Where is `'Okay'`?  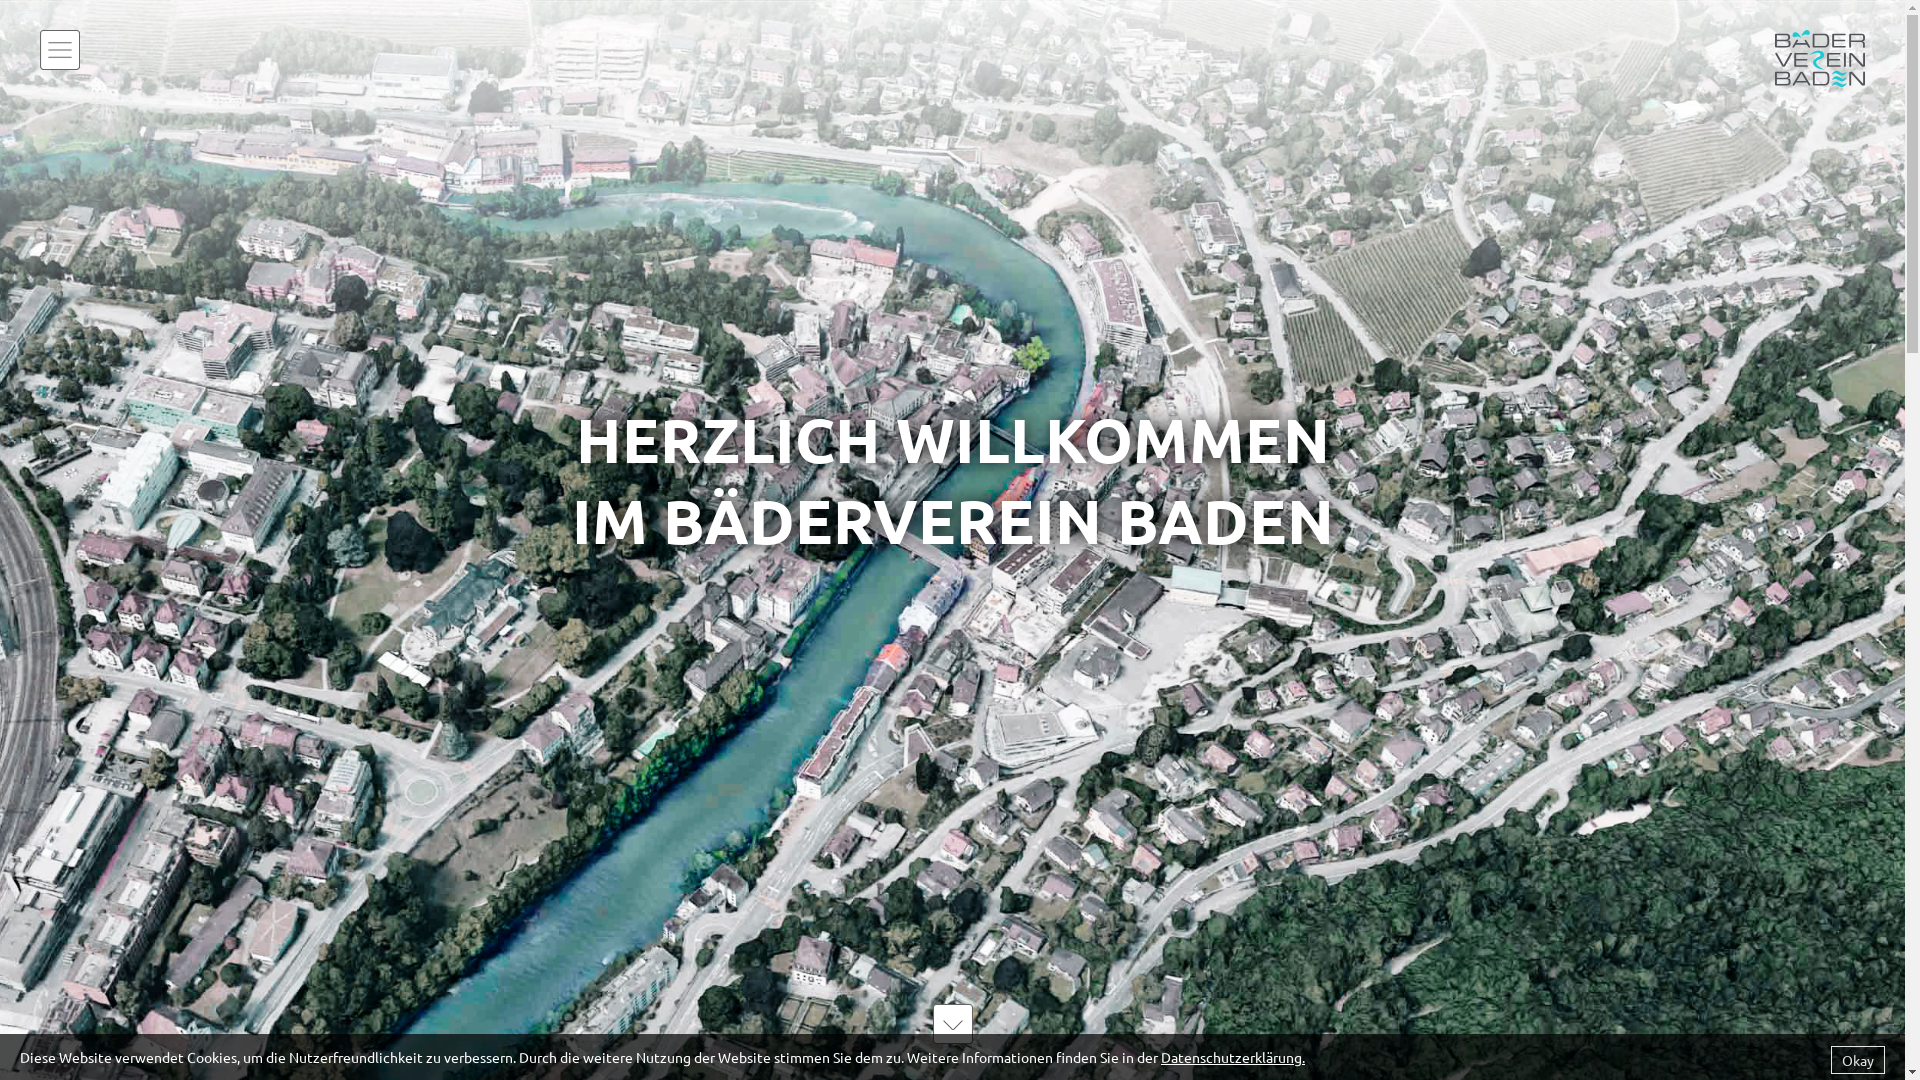 'Okay' is located at coordinates (1830, 1059).